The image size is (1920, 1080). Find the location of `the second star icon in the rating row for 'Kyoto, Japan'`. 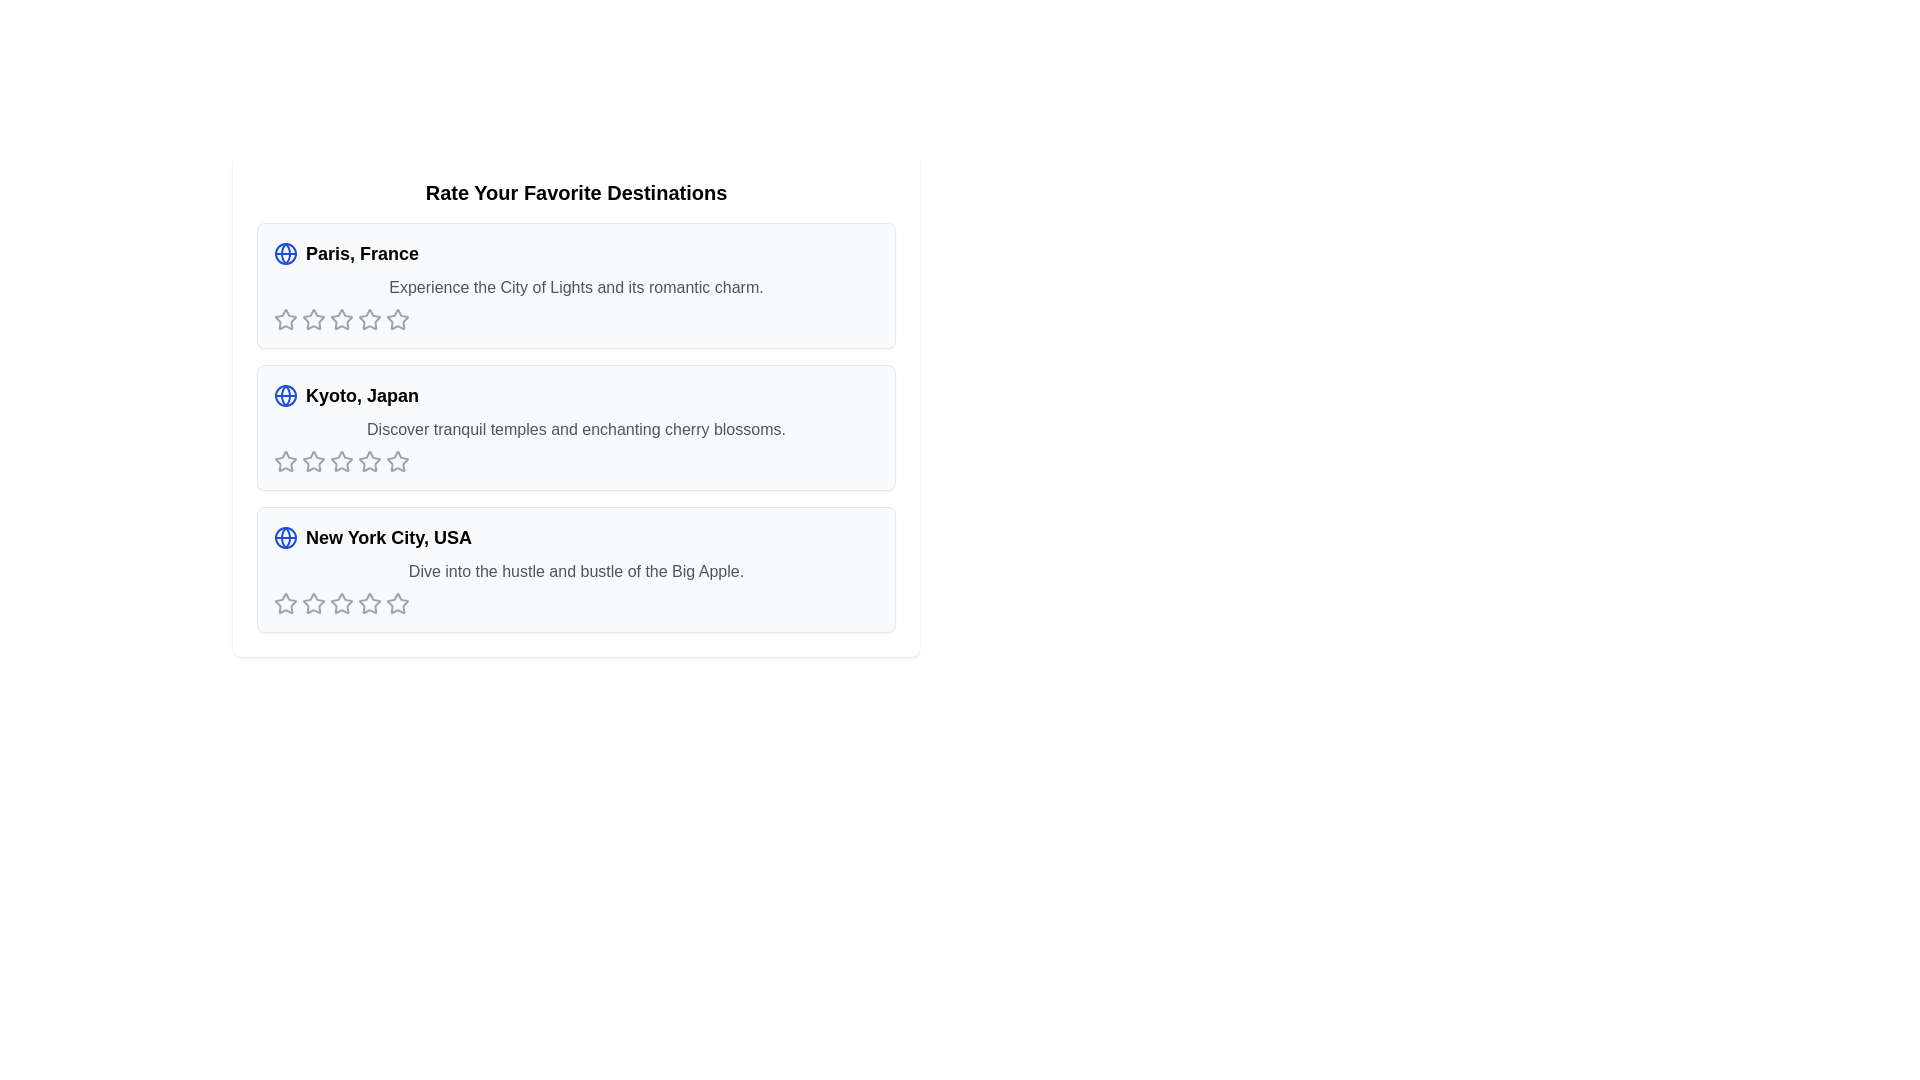

the second star icon in the rating row for 'Kyoto, Japan' is located at coordinates (341, 461).